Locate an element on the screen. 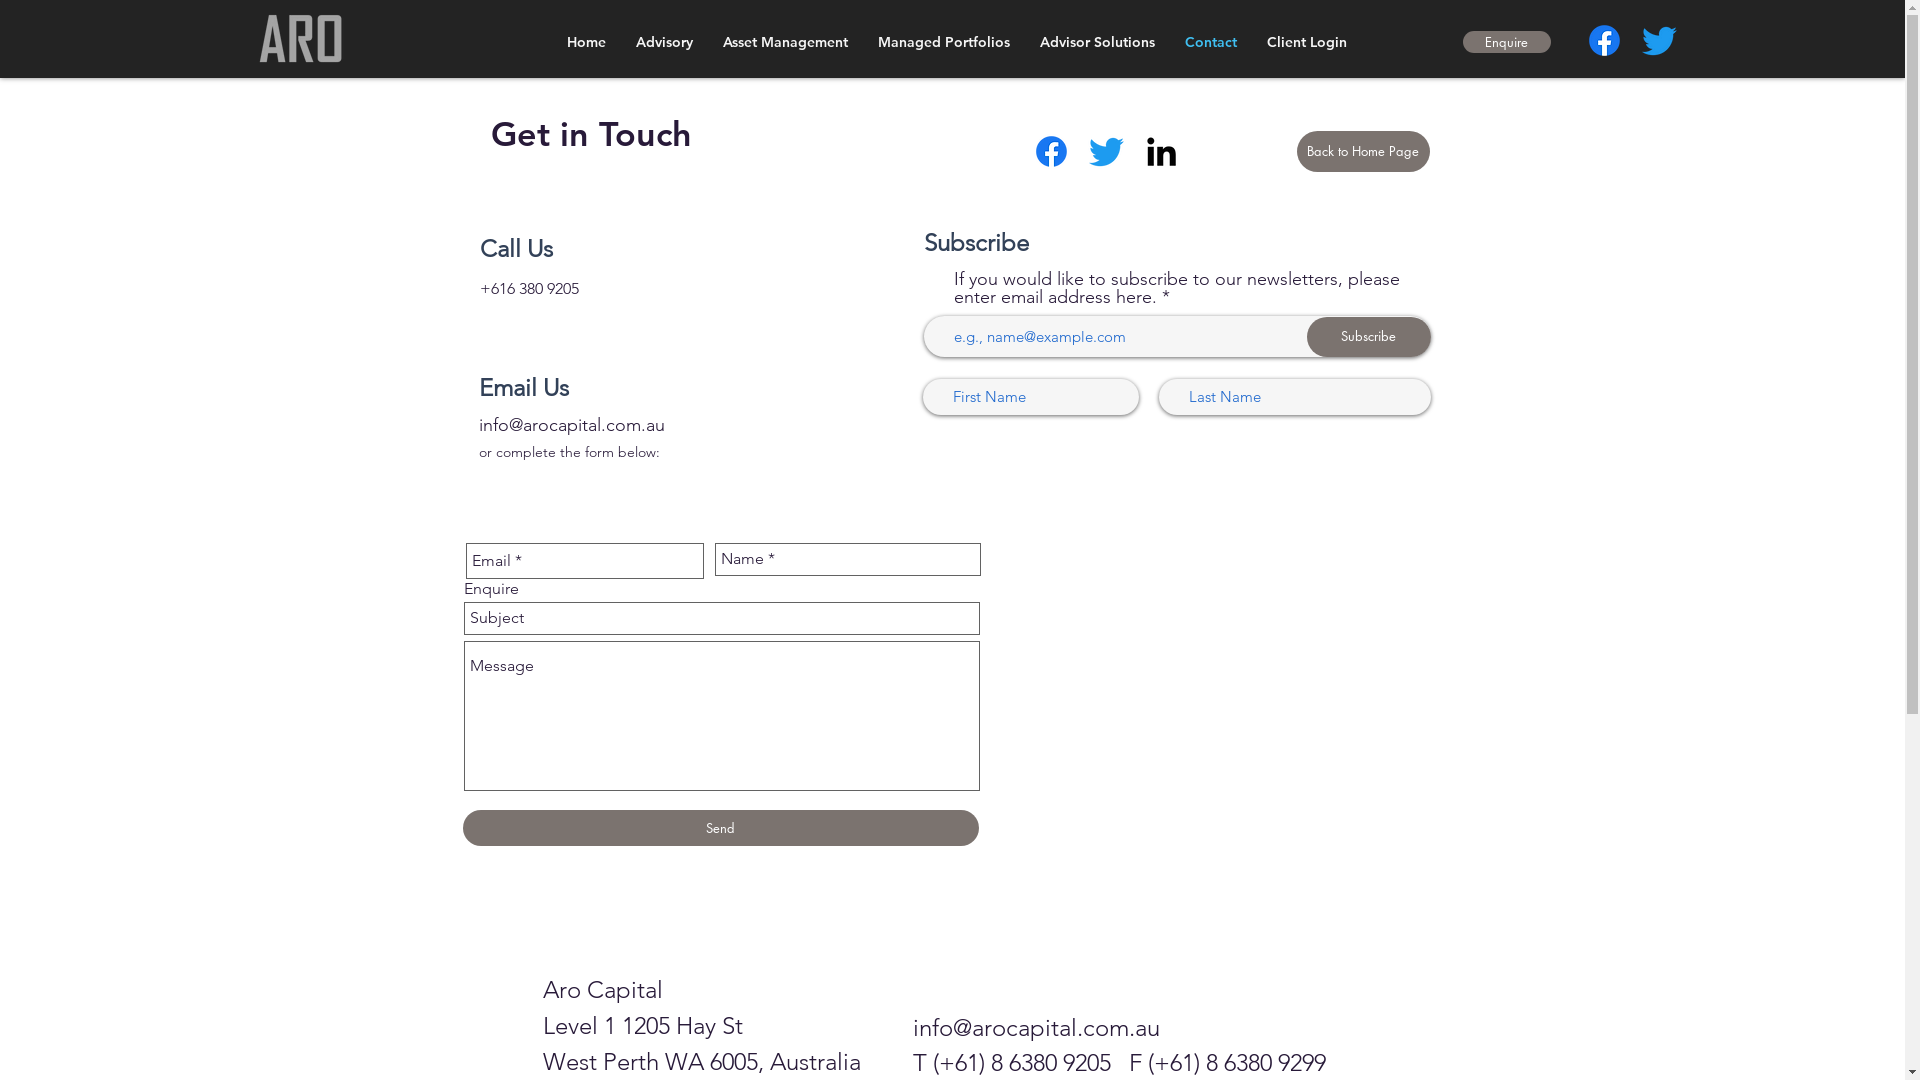 The image size is (1920, 1080). 'Advisor Solutions' is located at coordinates (1023, 42).